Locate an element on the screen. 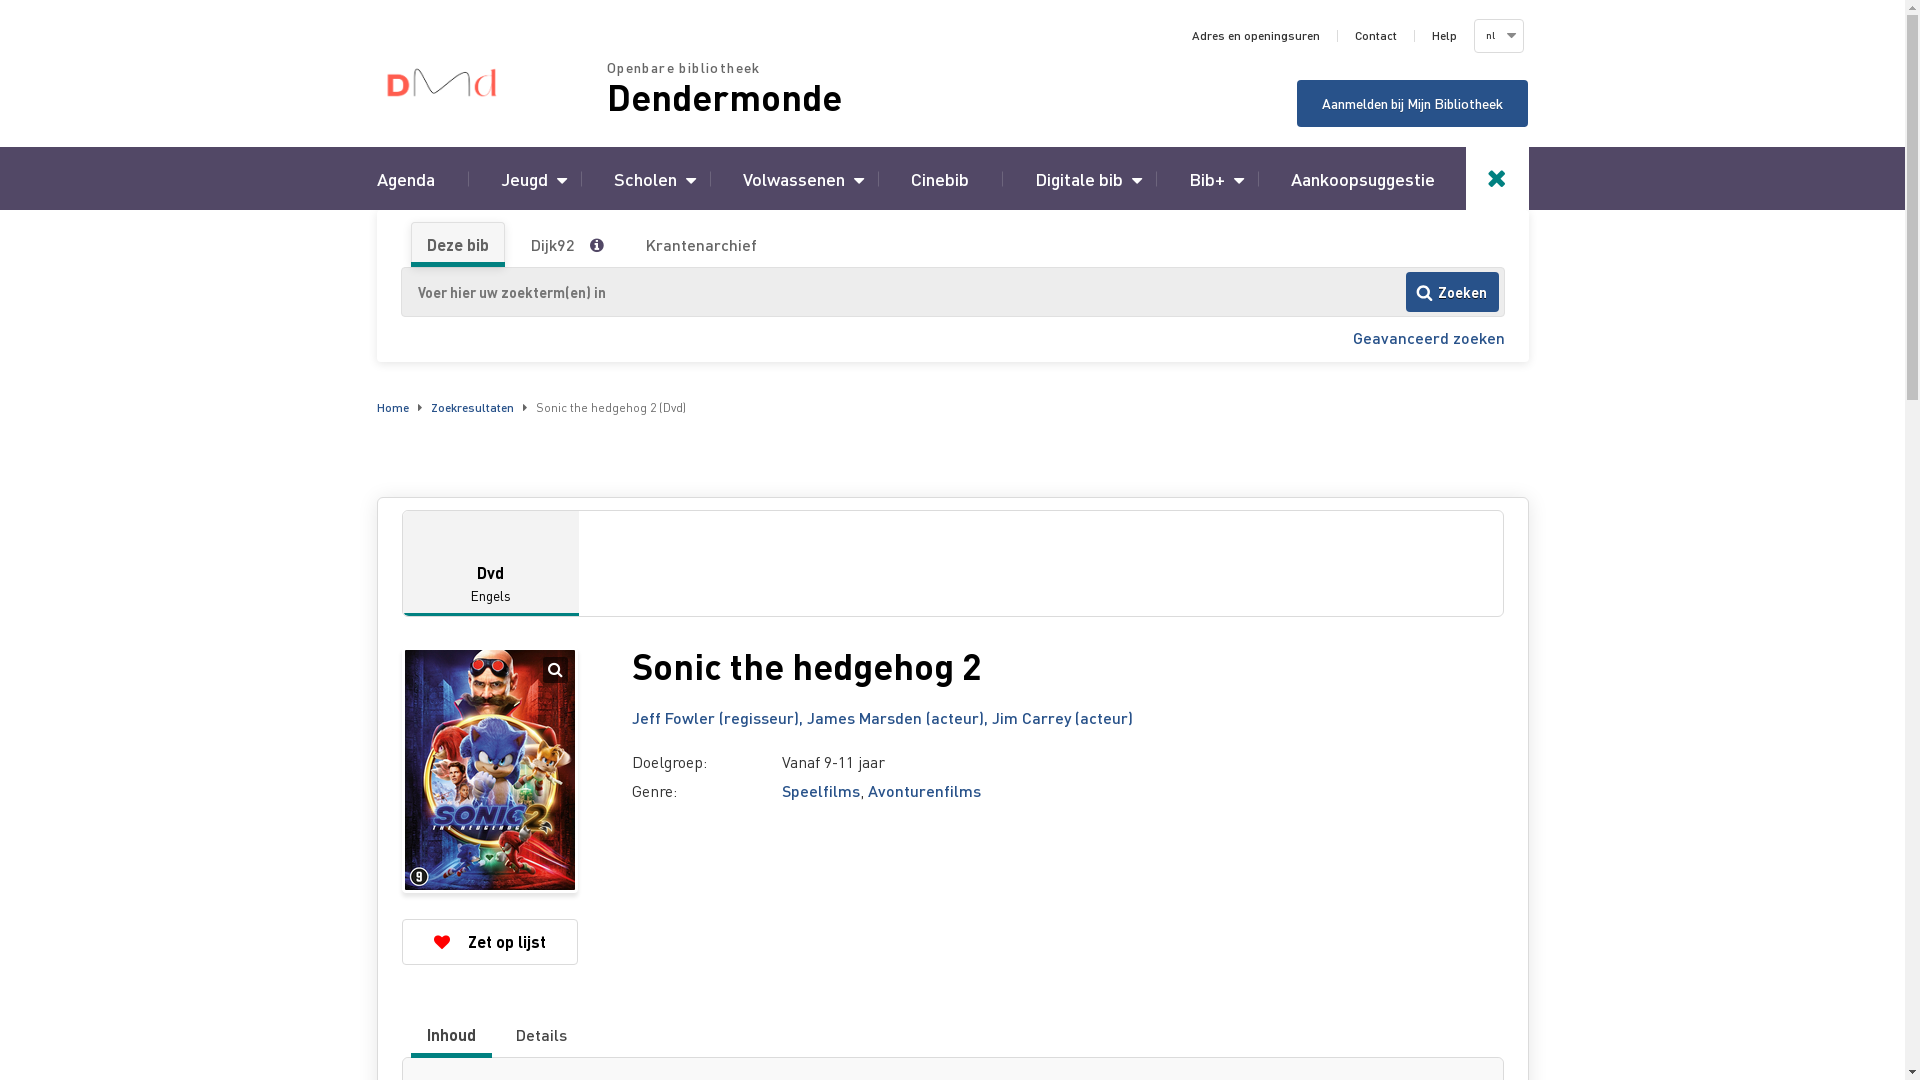  'Inhoud' is located at coordinates (450, 1034).